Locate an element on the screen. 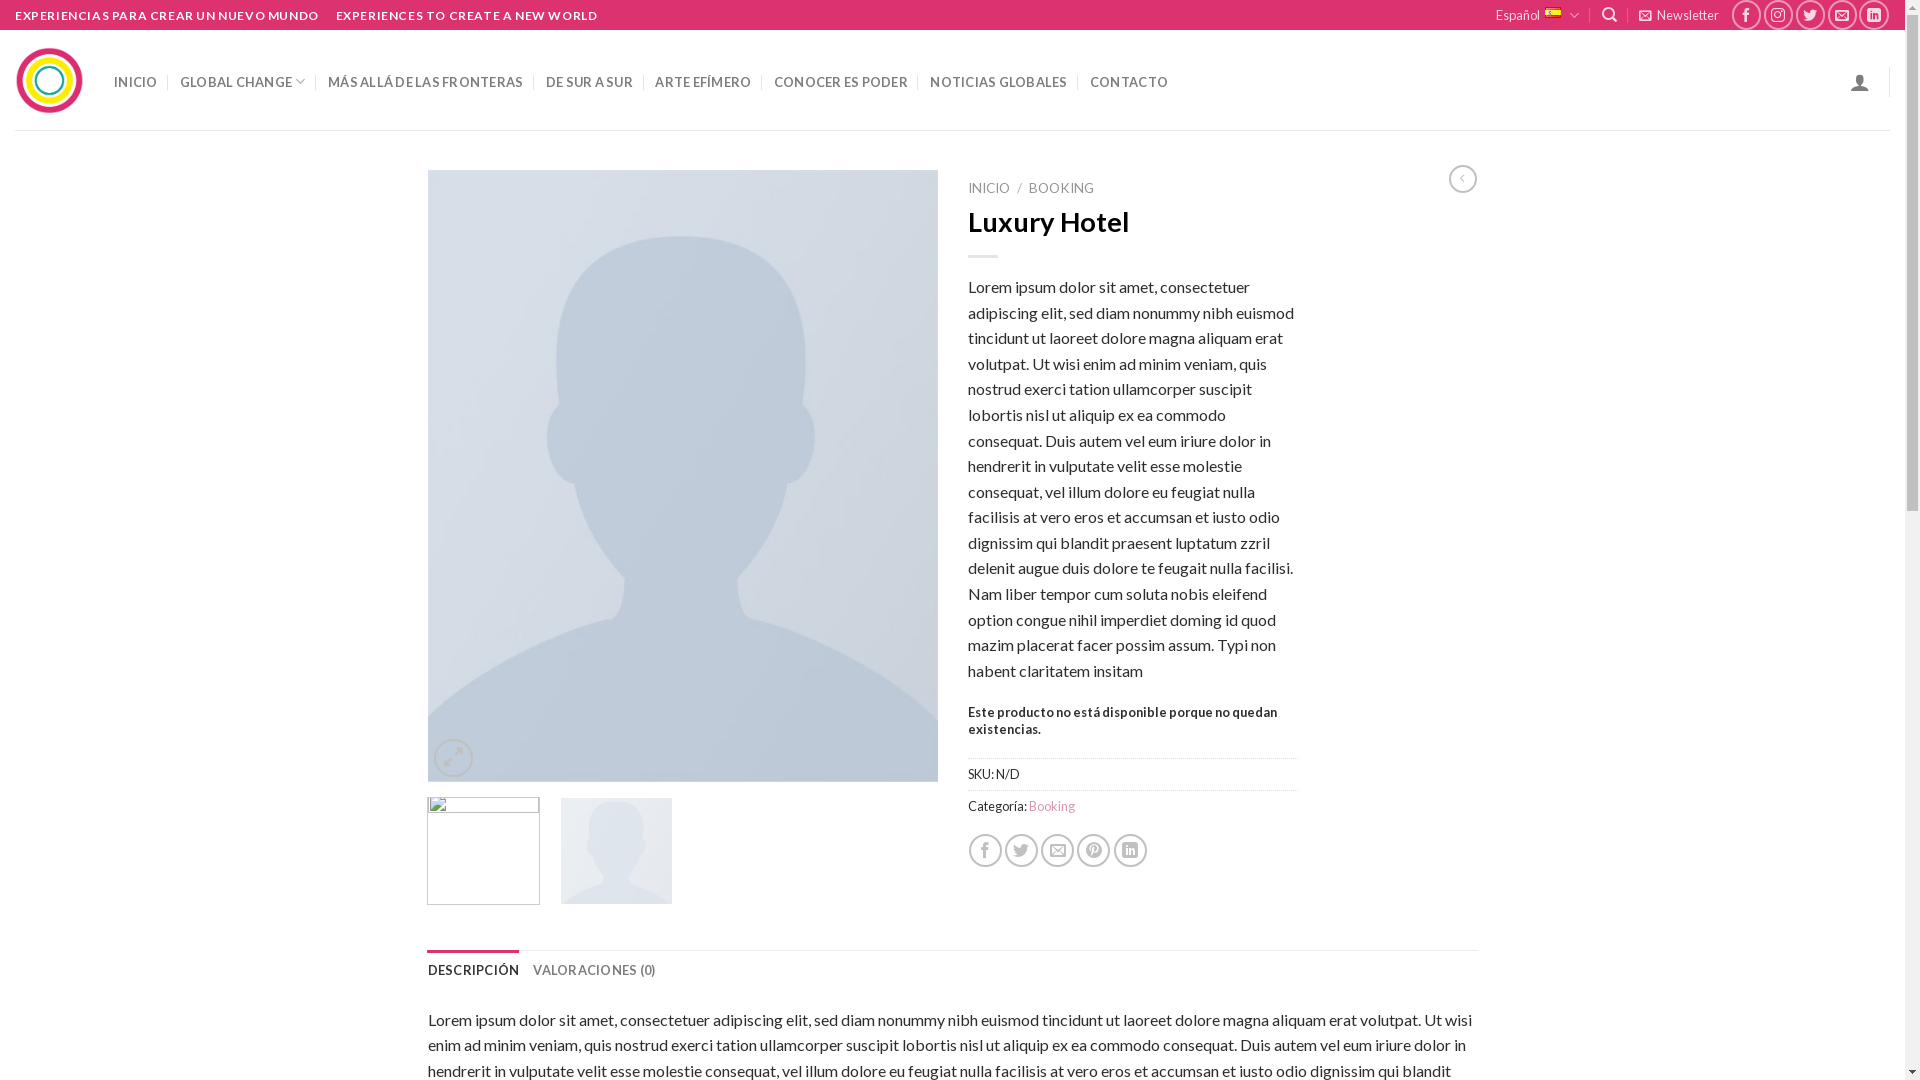 This screenshot has height=1080, width=1920. 'BOOKING' is located at coordinates (1060, 188).